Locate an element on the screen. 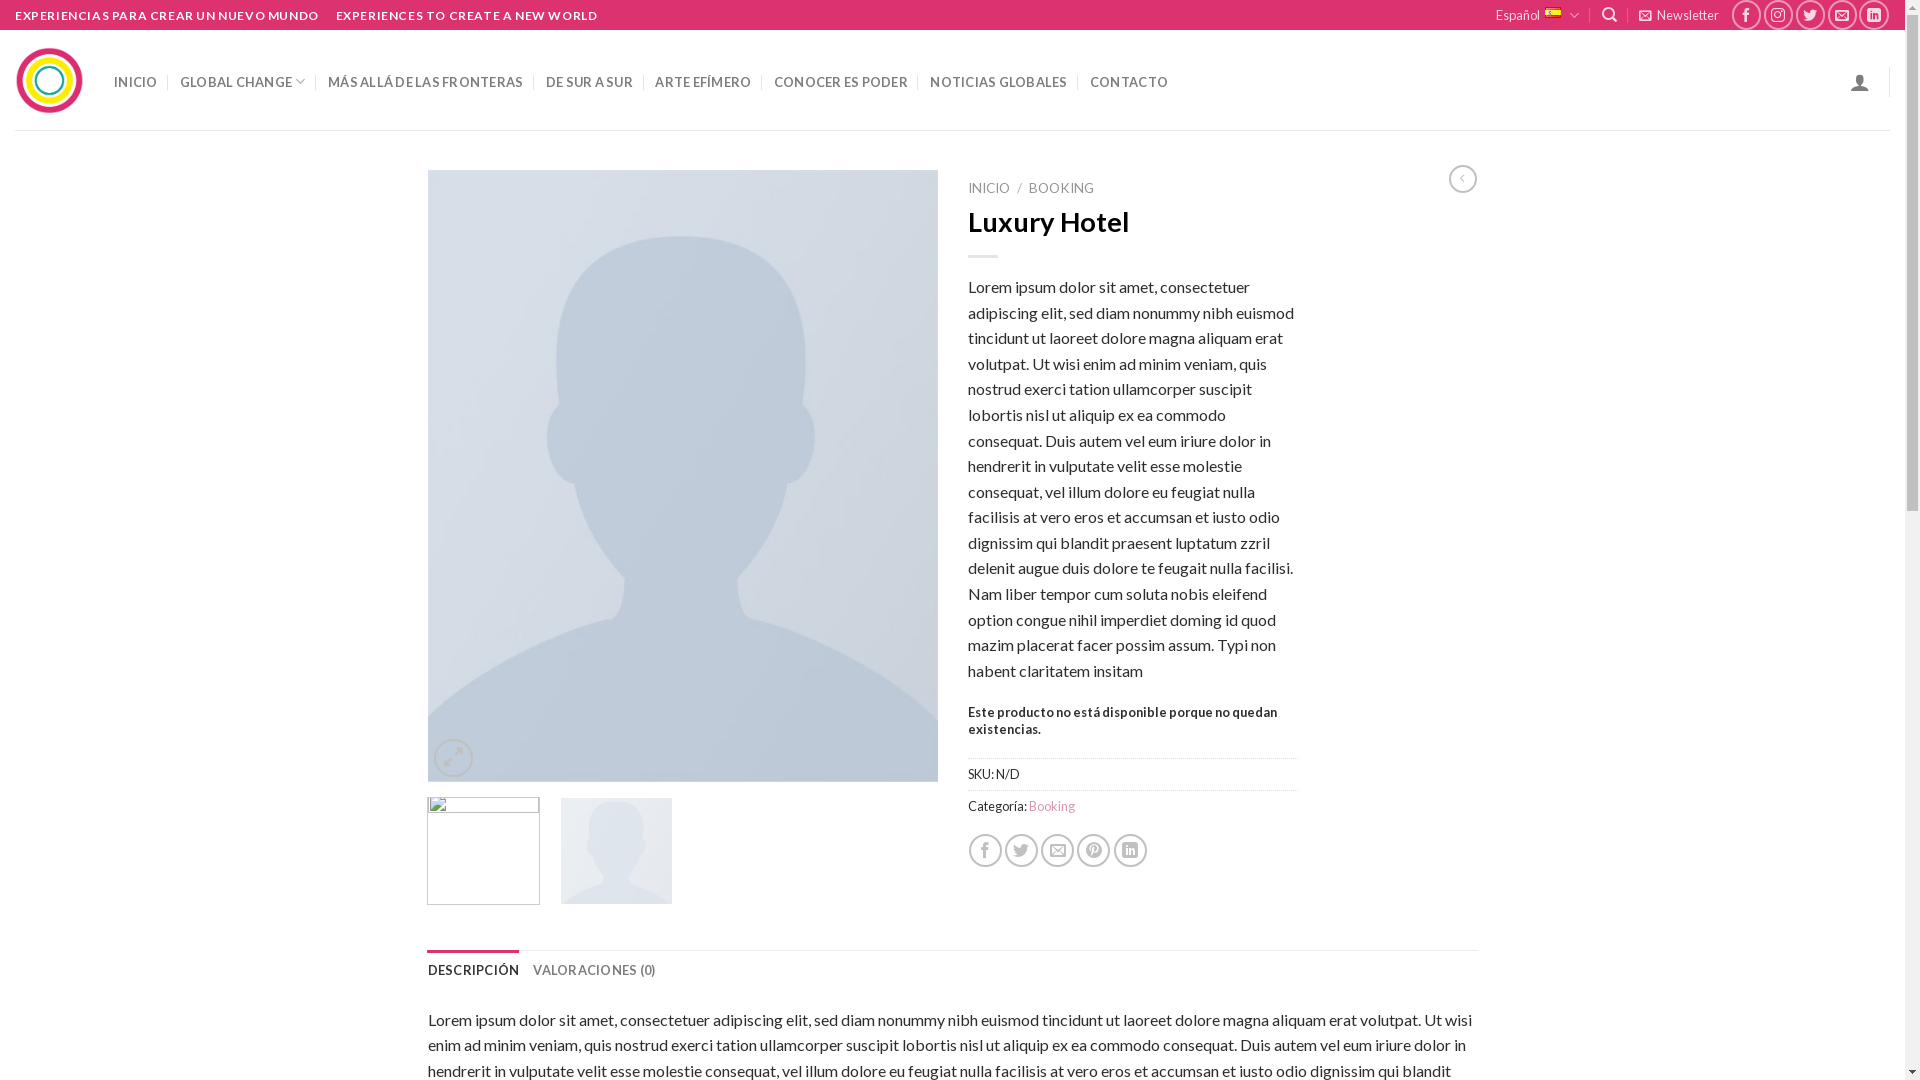 This screenshot has height=1080, width=1920. 'BOOKING' is located at coordinates (1060, 188).